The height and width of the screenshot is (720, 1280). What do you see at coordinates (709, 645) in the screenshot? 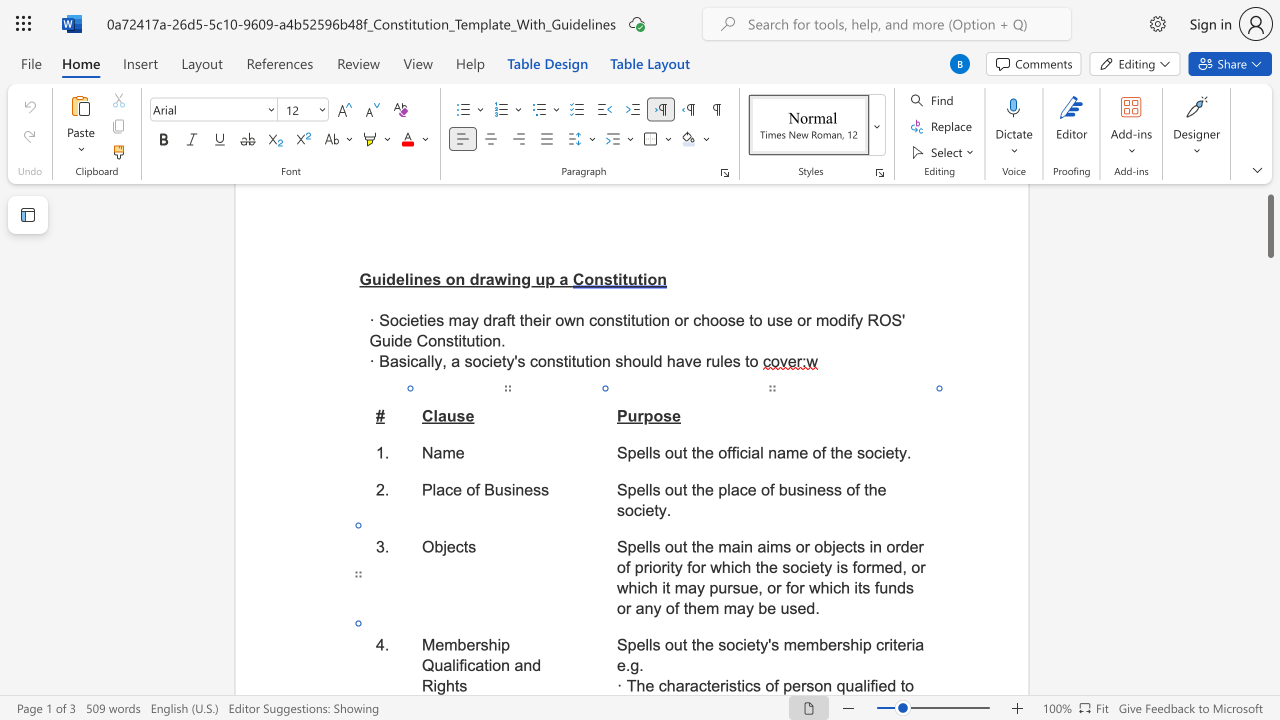
I see `the 2th character "e" in the text` at bounding box center [709, 645].